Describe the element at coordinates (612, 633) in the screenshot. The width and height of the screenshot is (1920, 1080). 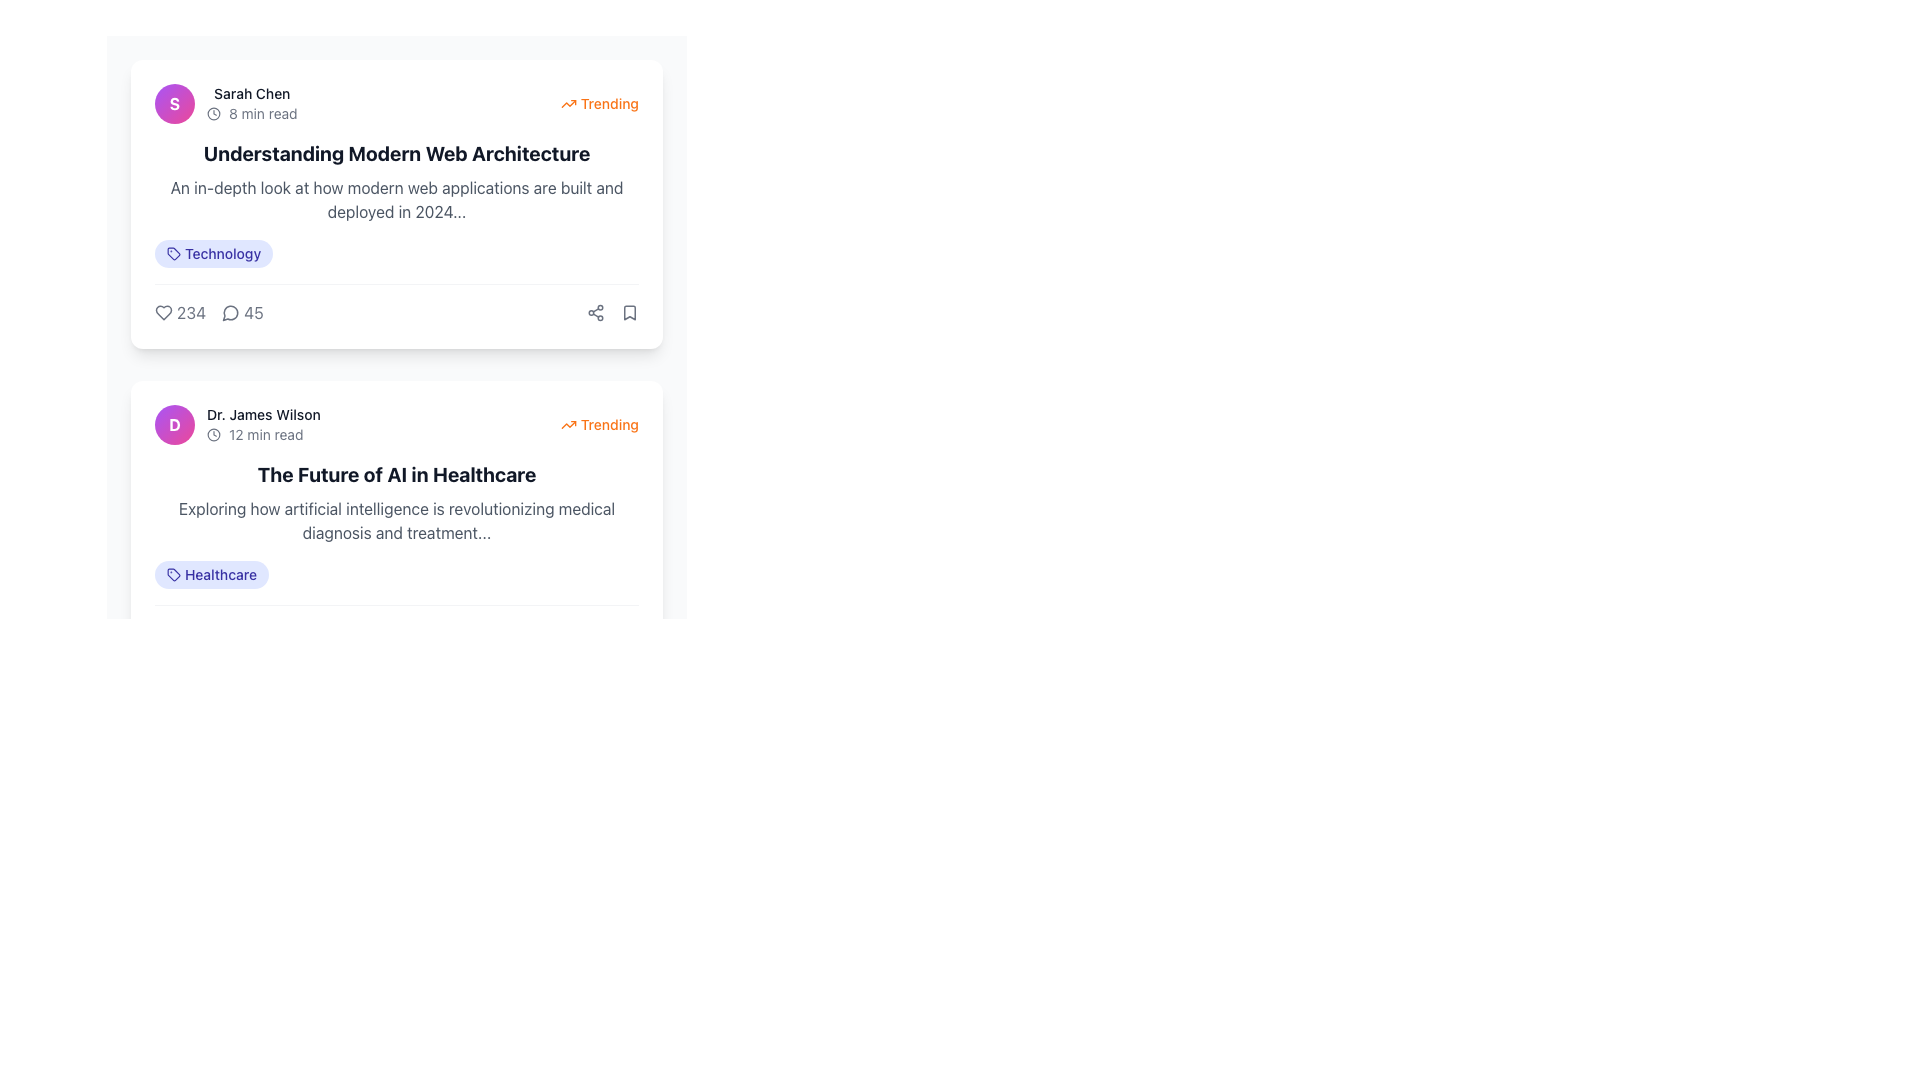
I see `the interactive button located at the bottom-right corner of the card for the article 'The Future of AI in Healthcare'` at that location.